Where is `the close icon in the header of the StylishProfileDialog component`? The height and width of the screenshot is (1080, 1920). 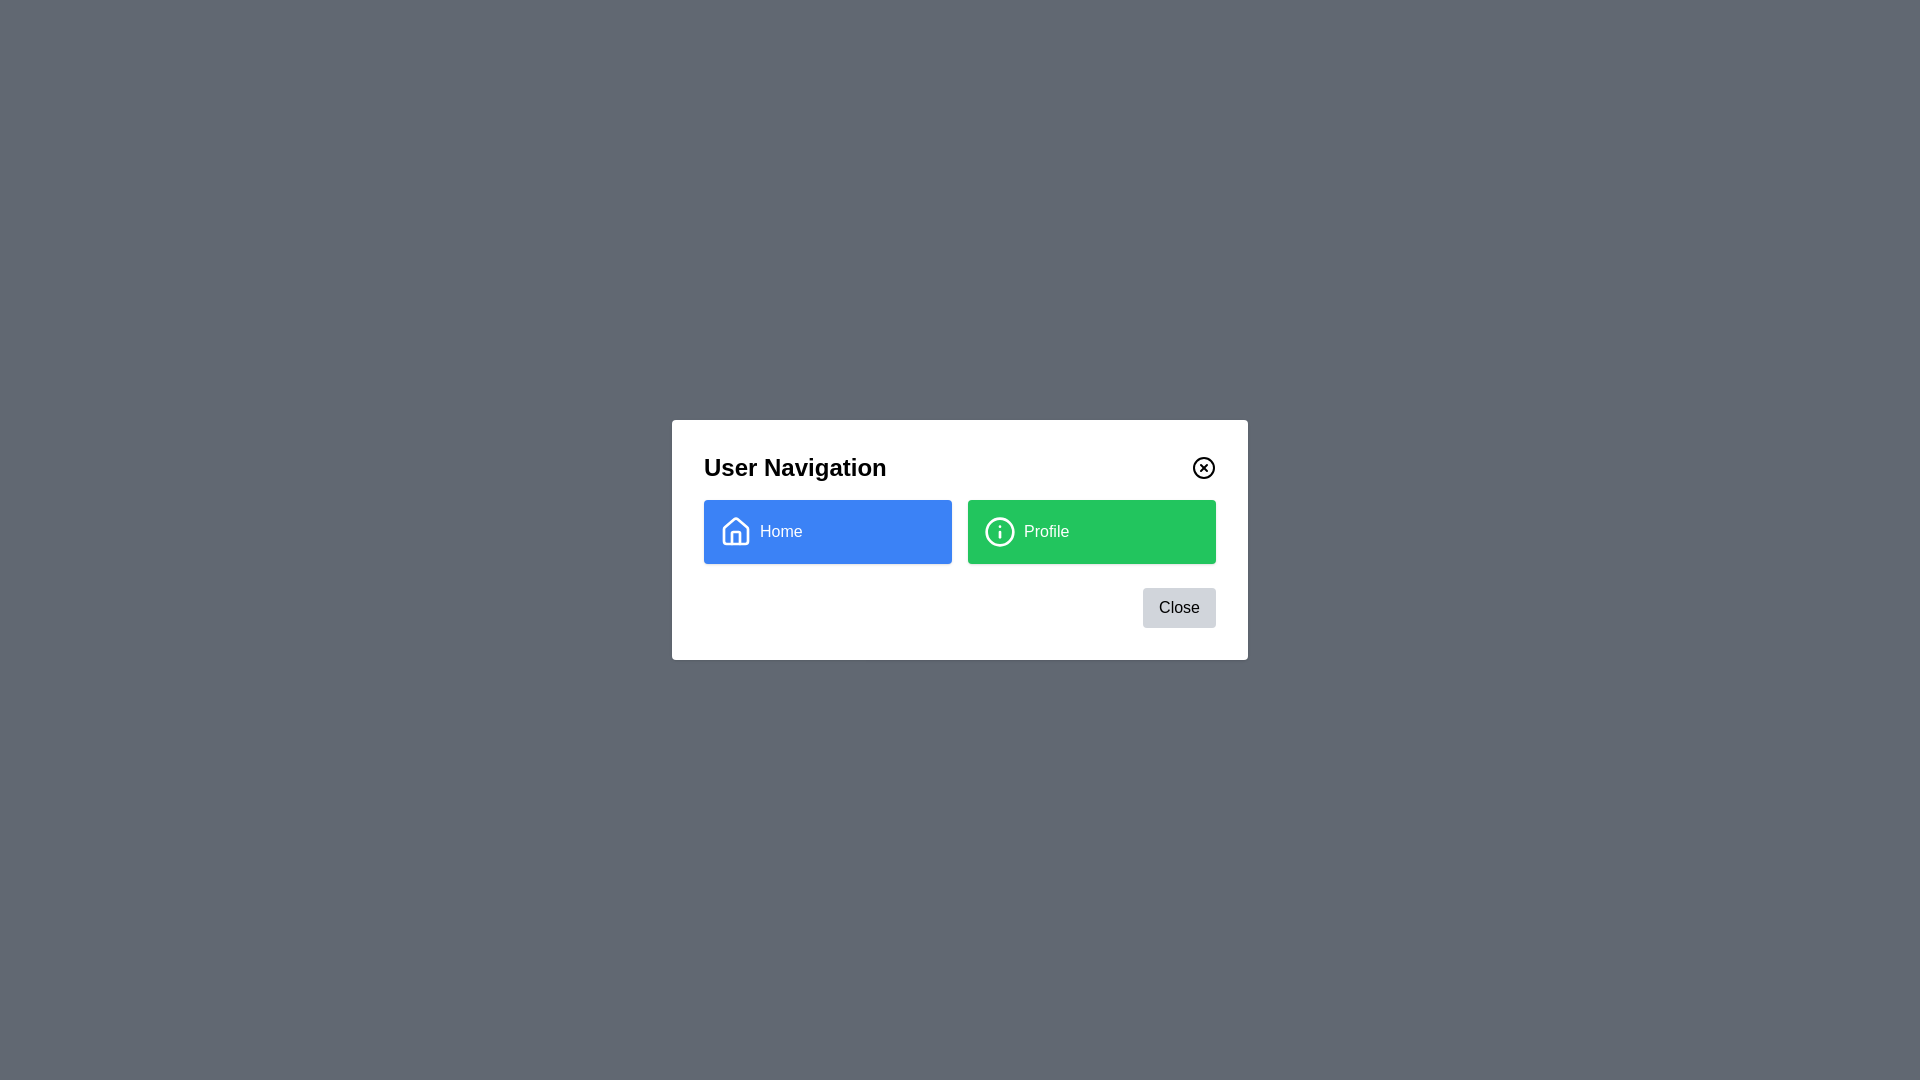 the close icon in the header of the StylishProfileDialog component is located at coordinates (1203, 467).